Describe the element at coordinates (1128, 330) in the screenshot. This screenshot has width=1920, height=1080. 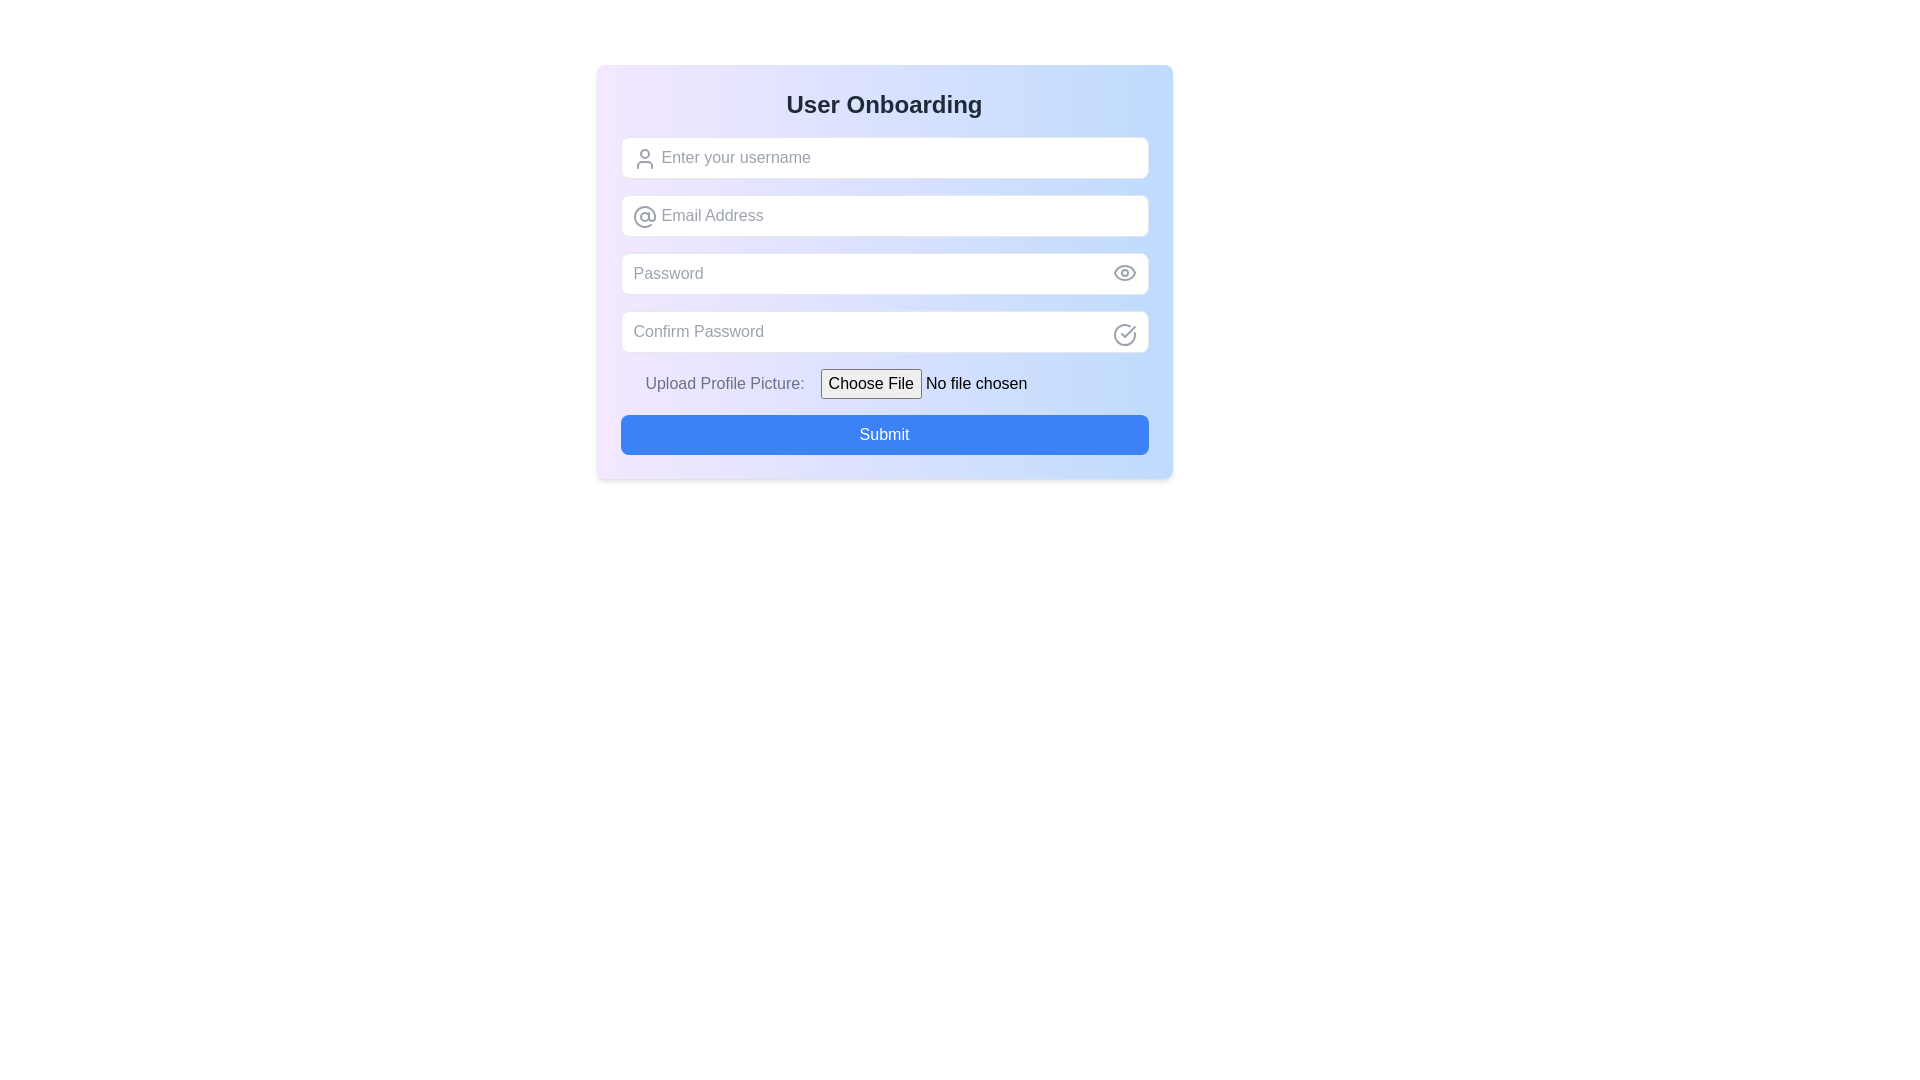
I see `the checkmark icon located near the right side of the 'Confirm Password' input field` at that location.